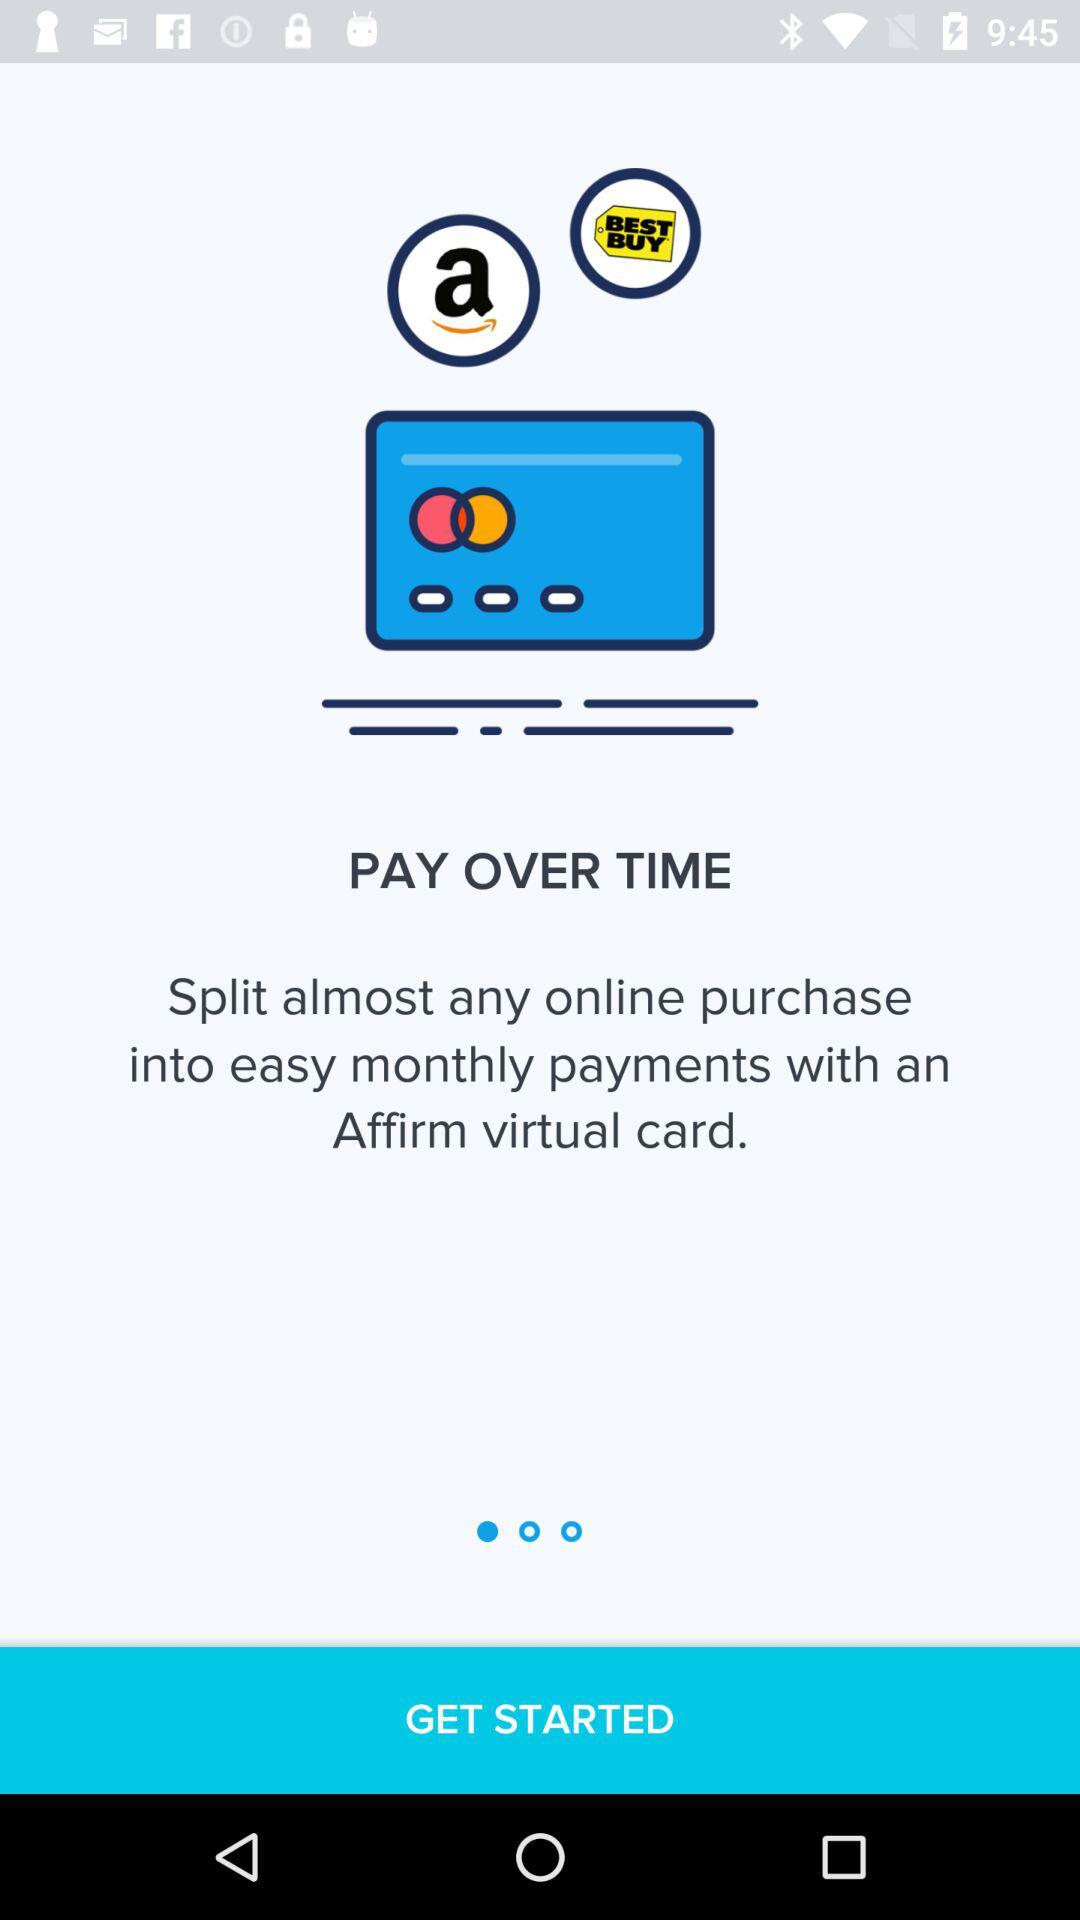 The image size is (1080, 1920). I want to click on the get started, so click(540, 1719).